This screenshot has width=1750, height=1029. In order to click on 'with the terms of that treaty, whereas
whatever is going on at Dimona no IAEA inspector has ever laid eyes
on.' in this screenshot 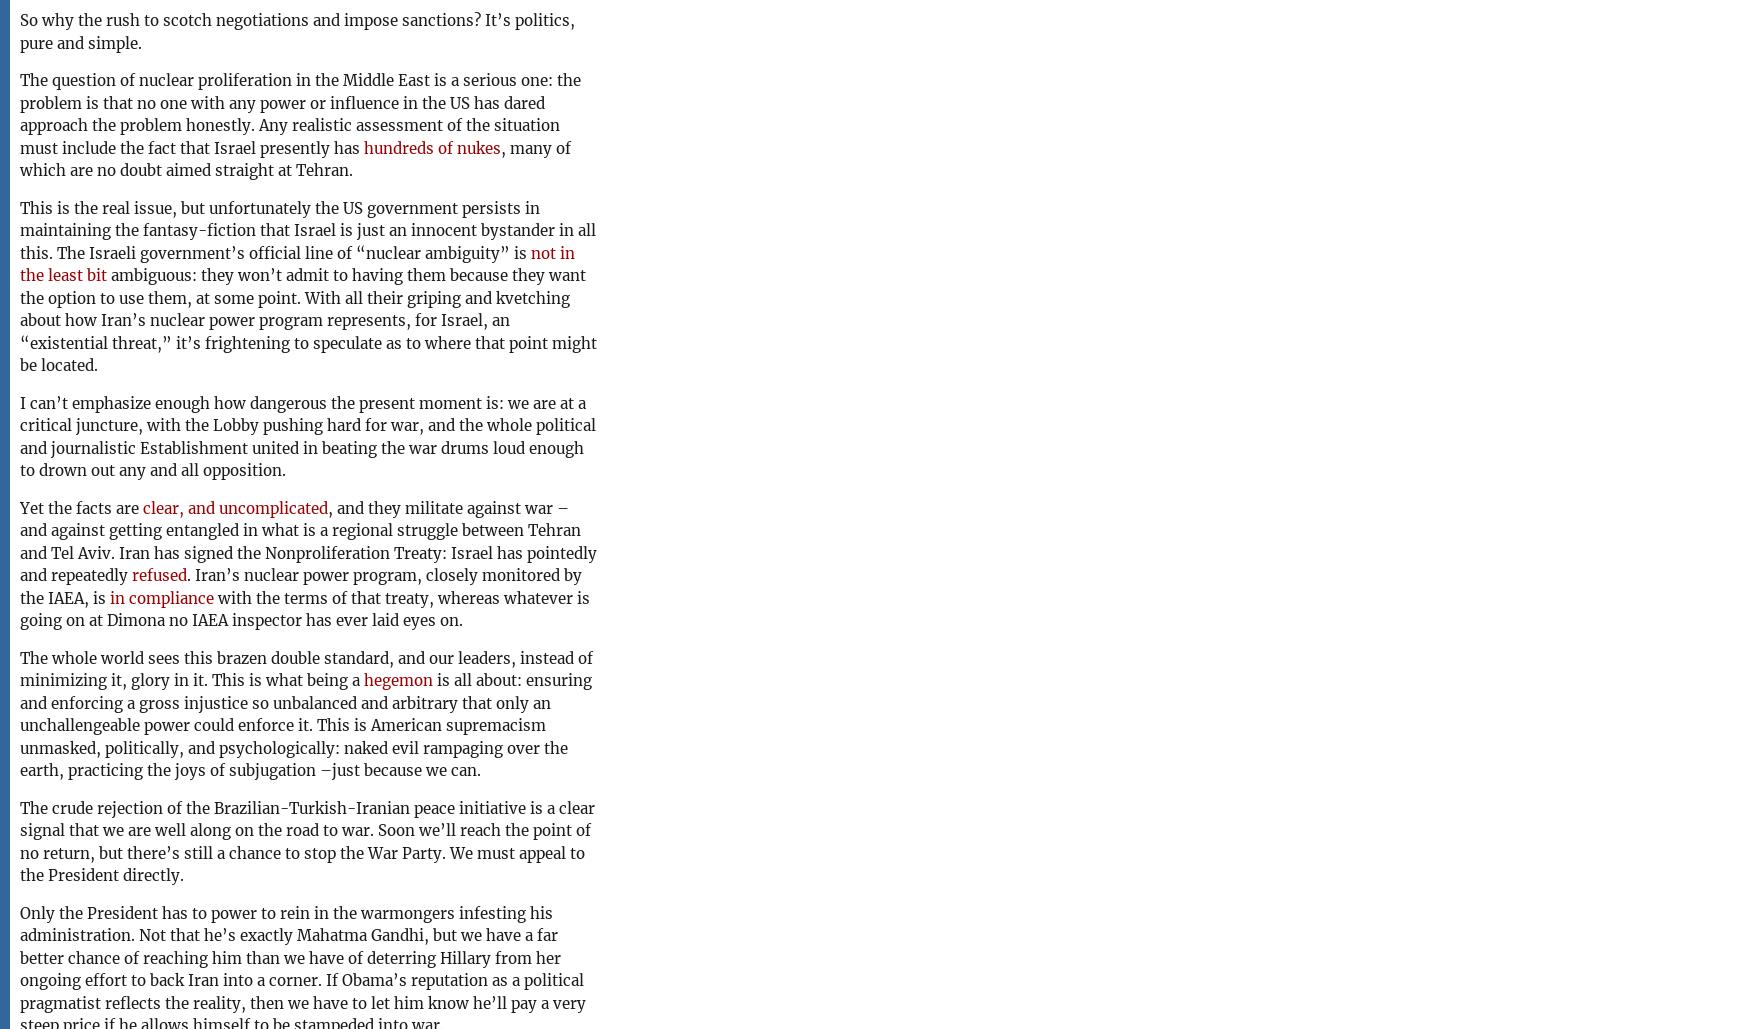, I will do `click(304, 608)`.